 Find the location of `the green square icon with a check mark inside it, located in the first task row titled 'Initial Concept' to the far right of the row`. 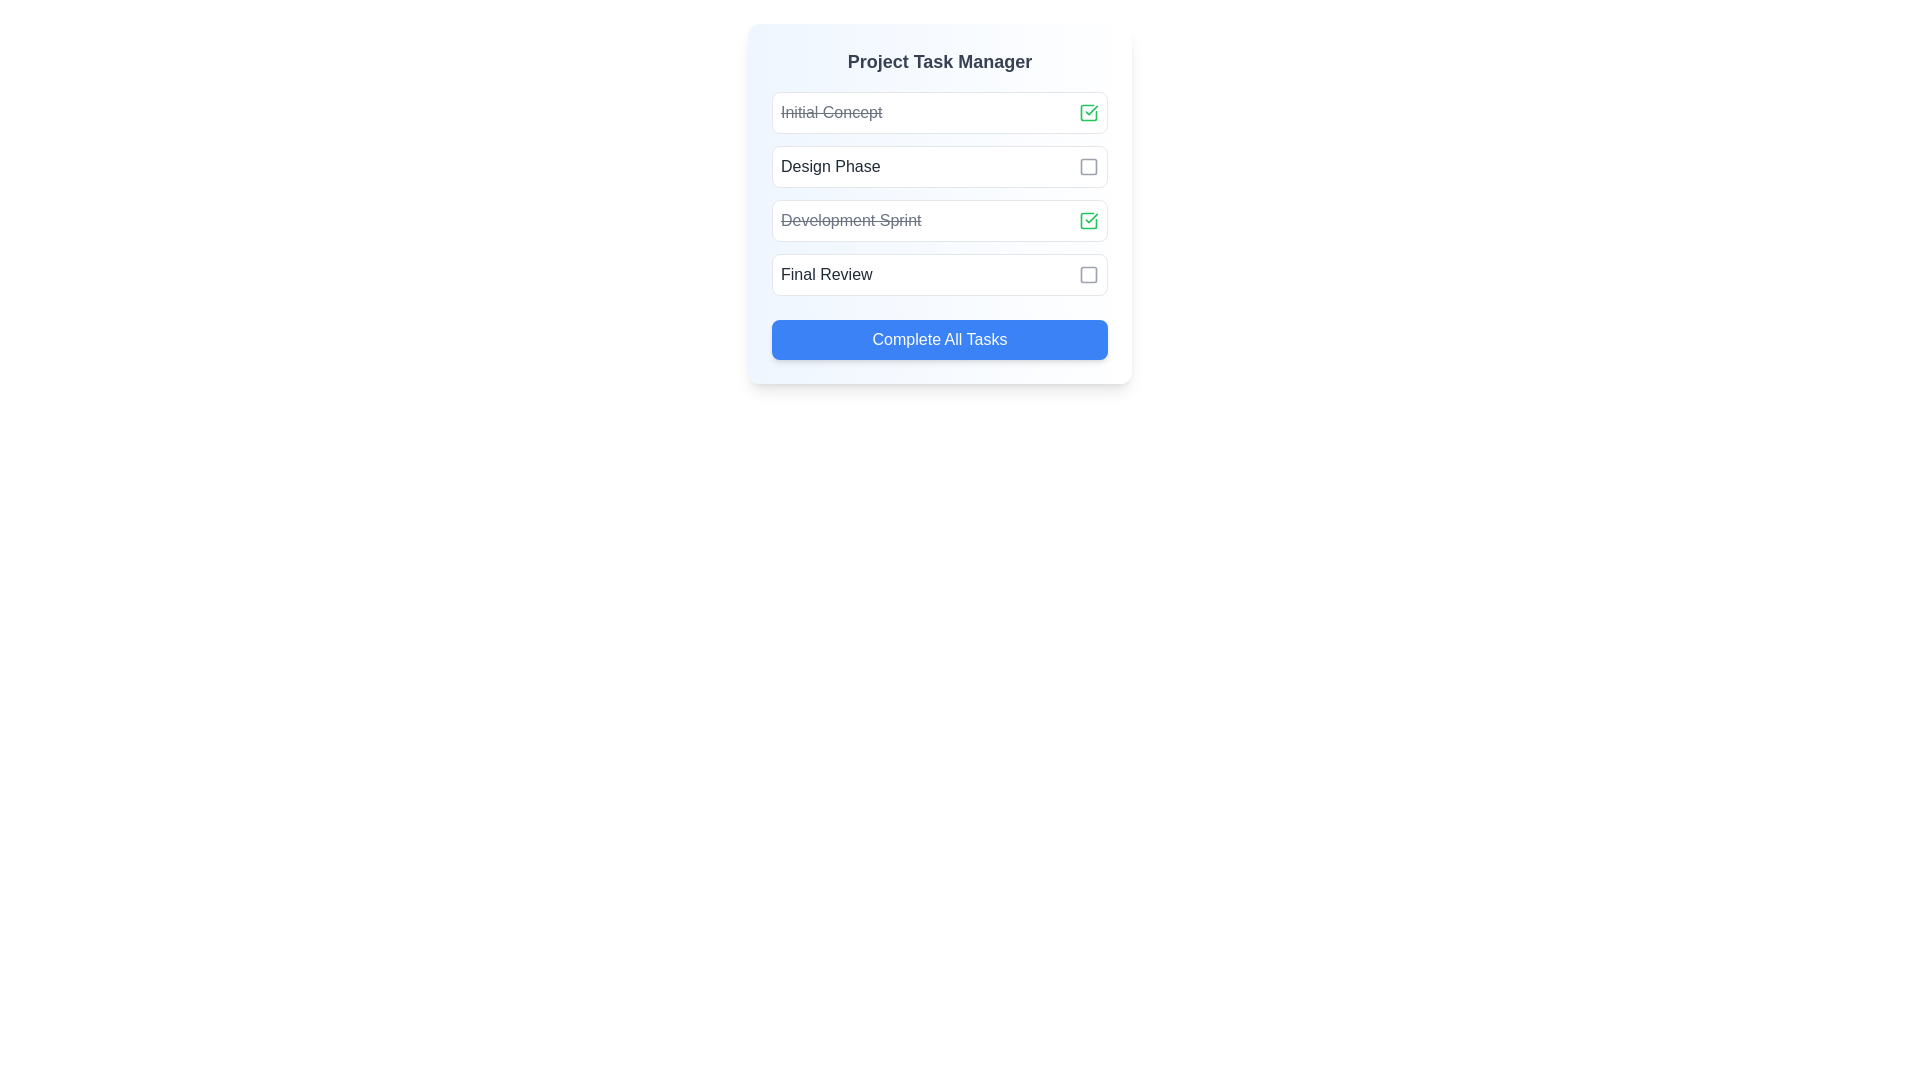

the green square icon with a check mark inside it, located in the first task row titled 'Initial Concept' to the far right of the row is located at coordinates (1088, 220).